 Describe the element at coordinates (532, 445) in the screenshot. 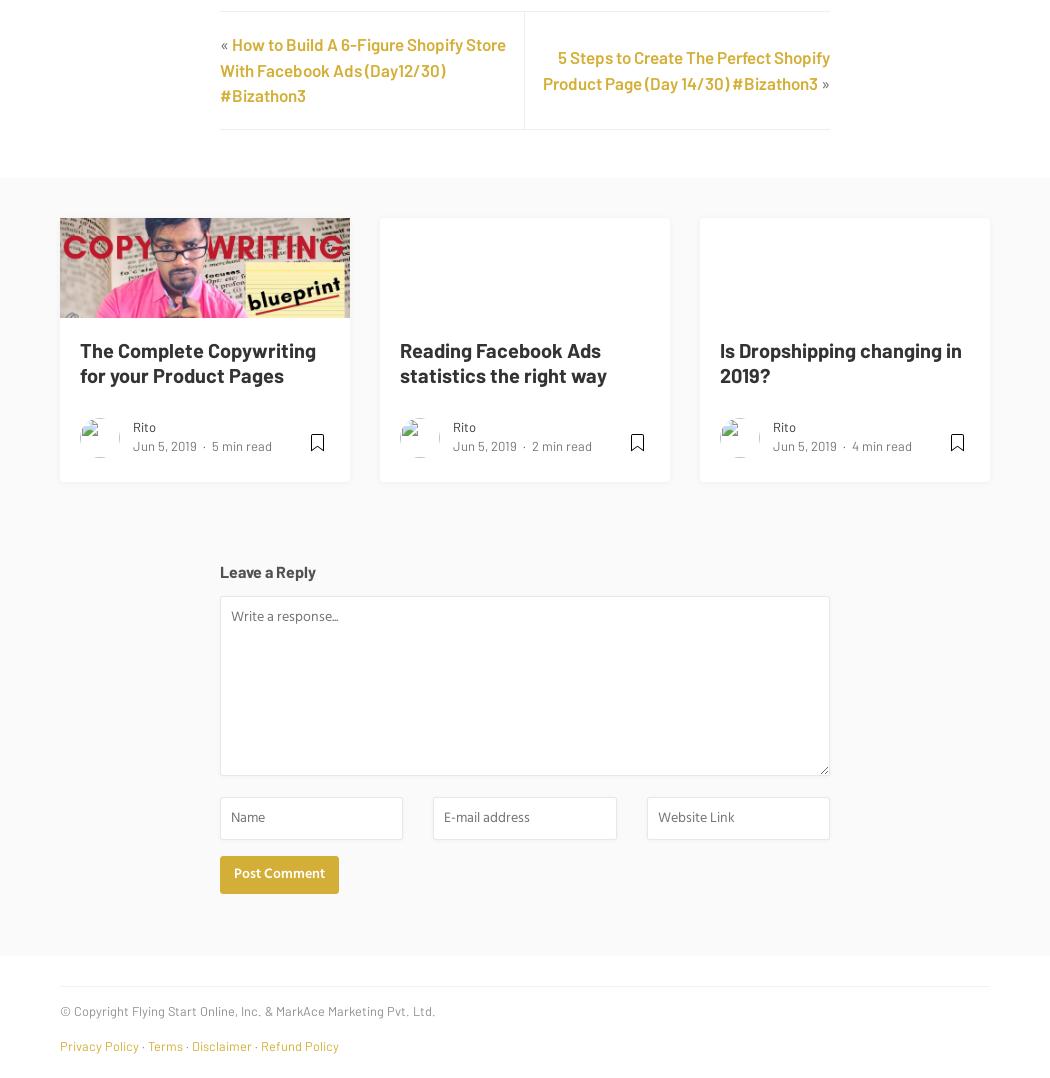

I see `'2 min read'` at that location.